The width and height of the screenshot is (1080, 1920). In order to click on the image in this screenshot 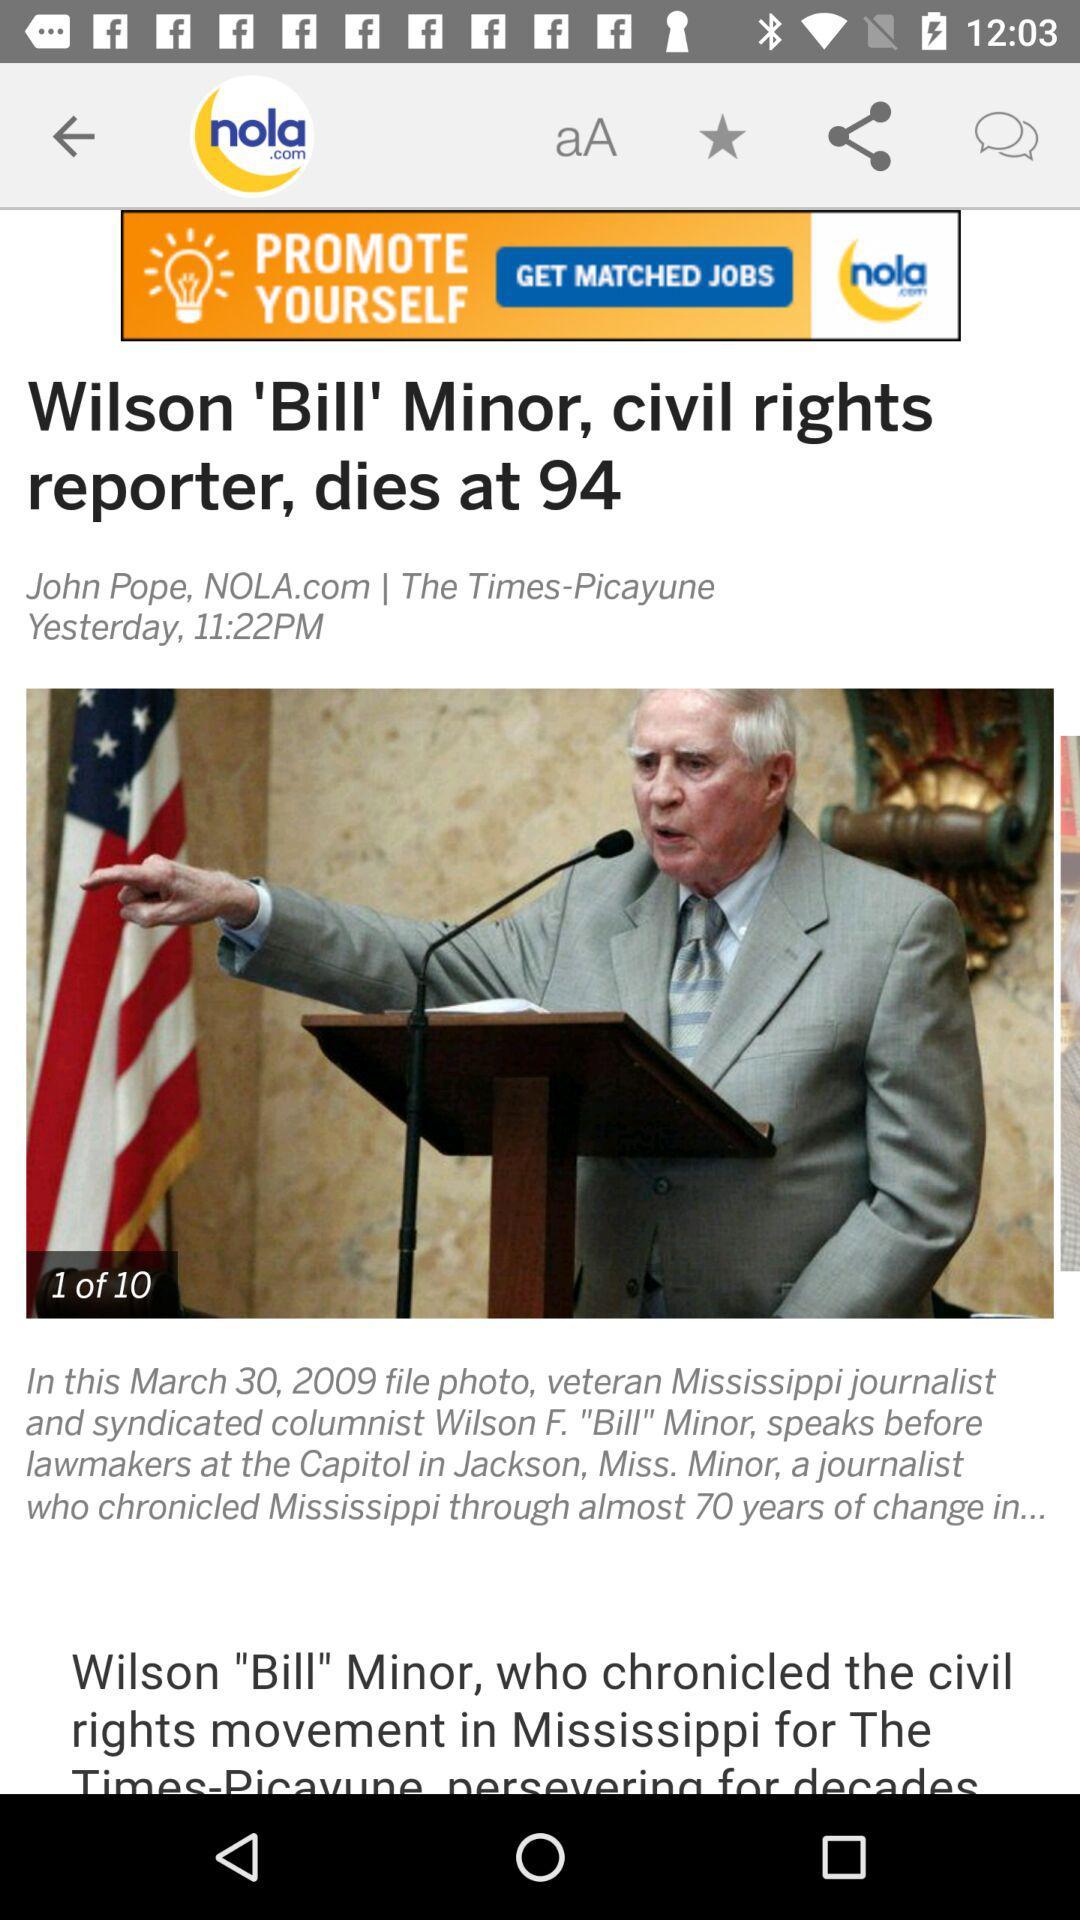, I will do `click(540, 1003)`.